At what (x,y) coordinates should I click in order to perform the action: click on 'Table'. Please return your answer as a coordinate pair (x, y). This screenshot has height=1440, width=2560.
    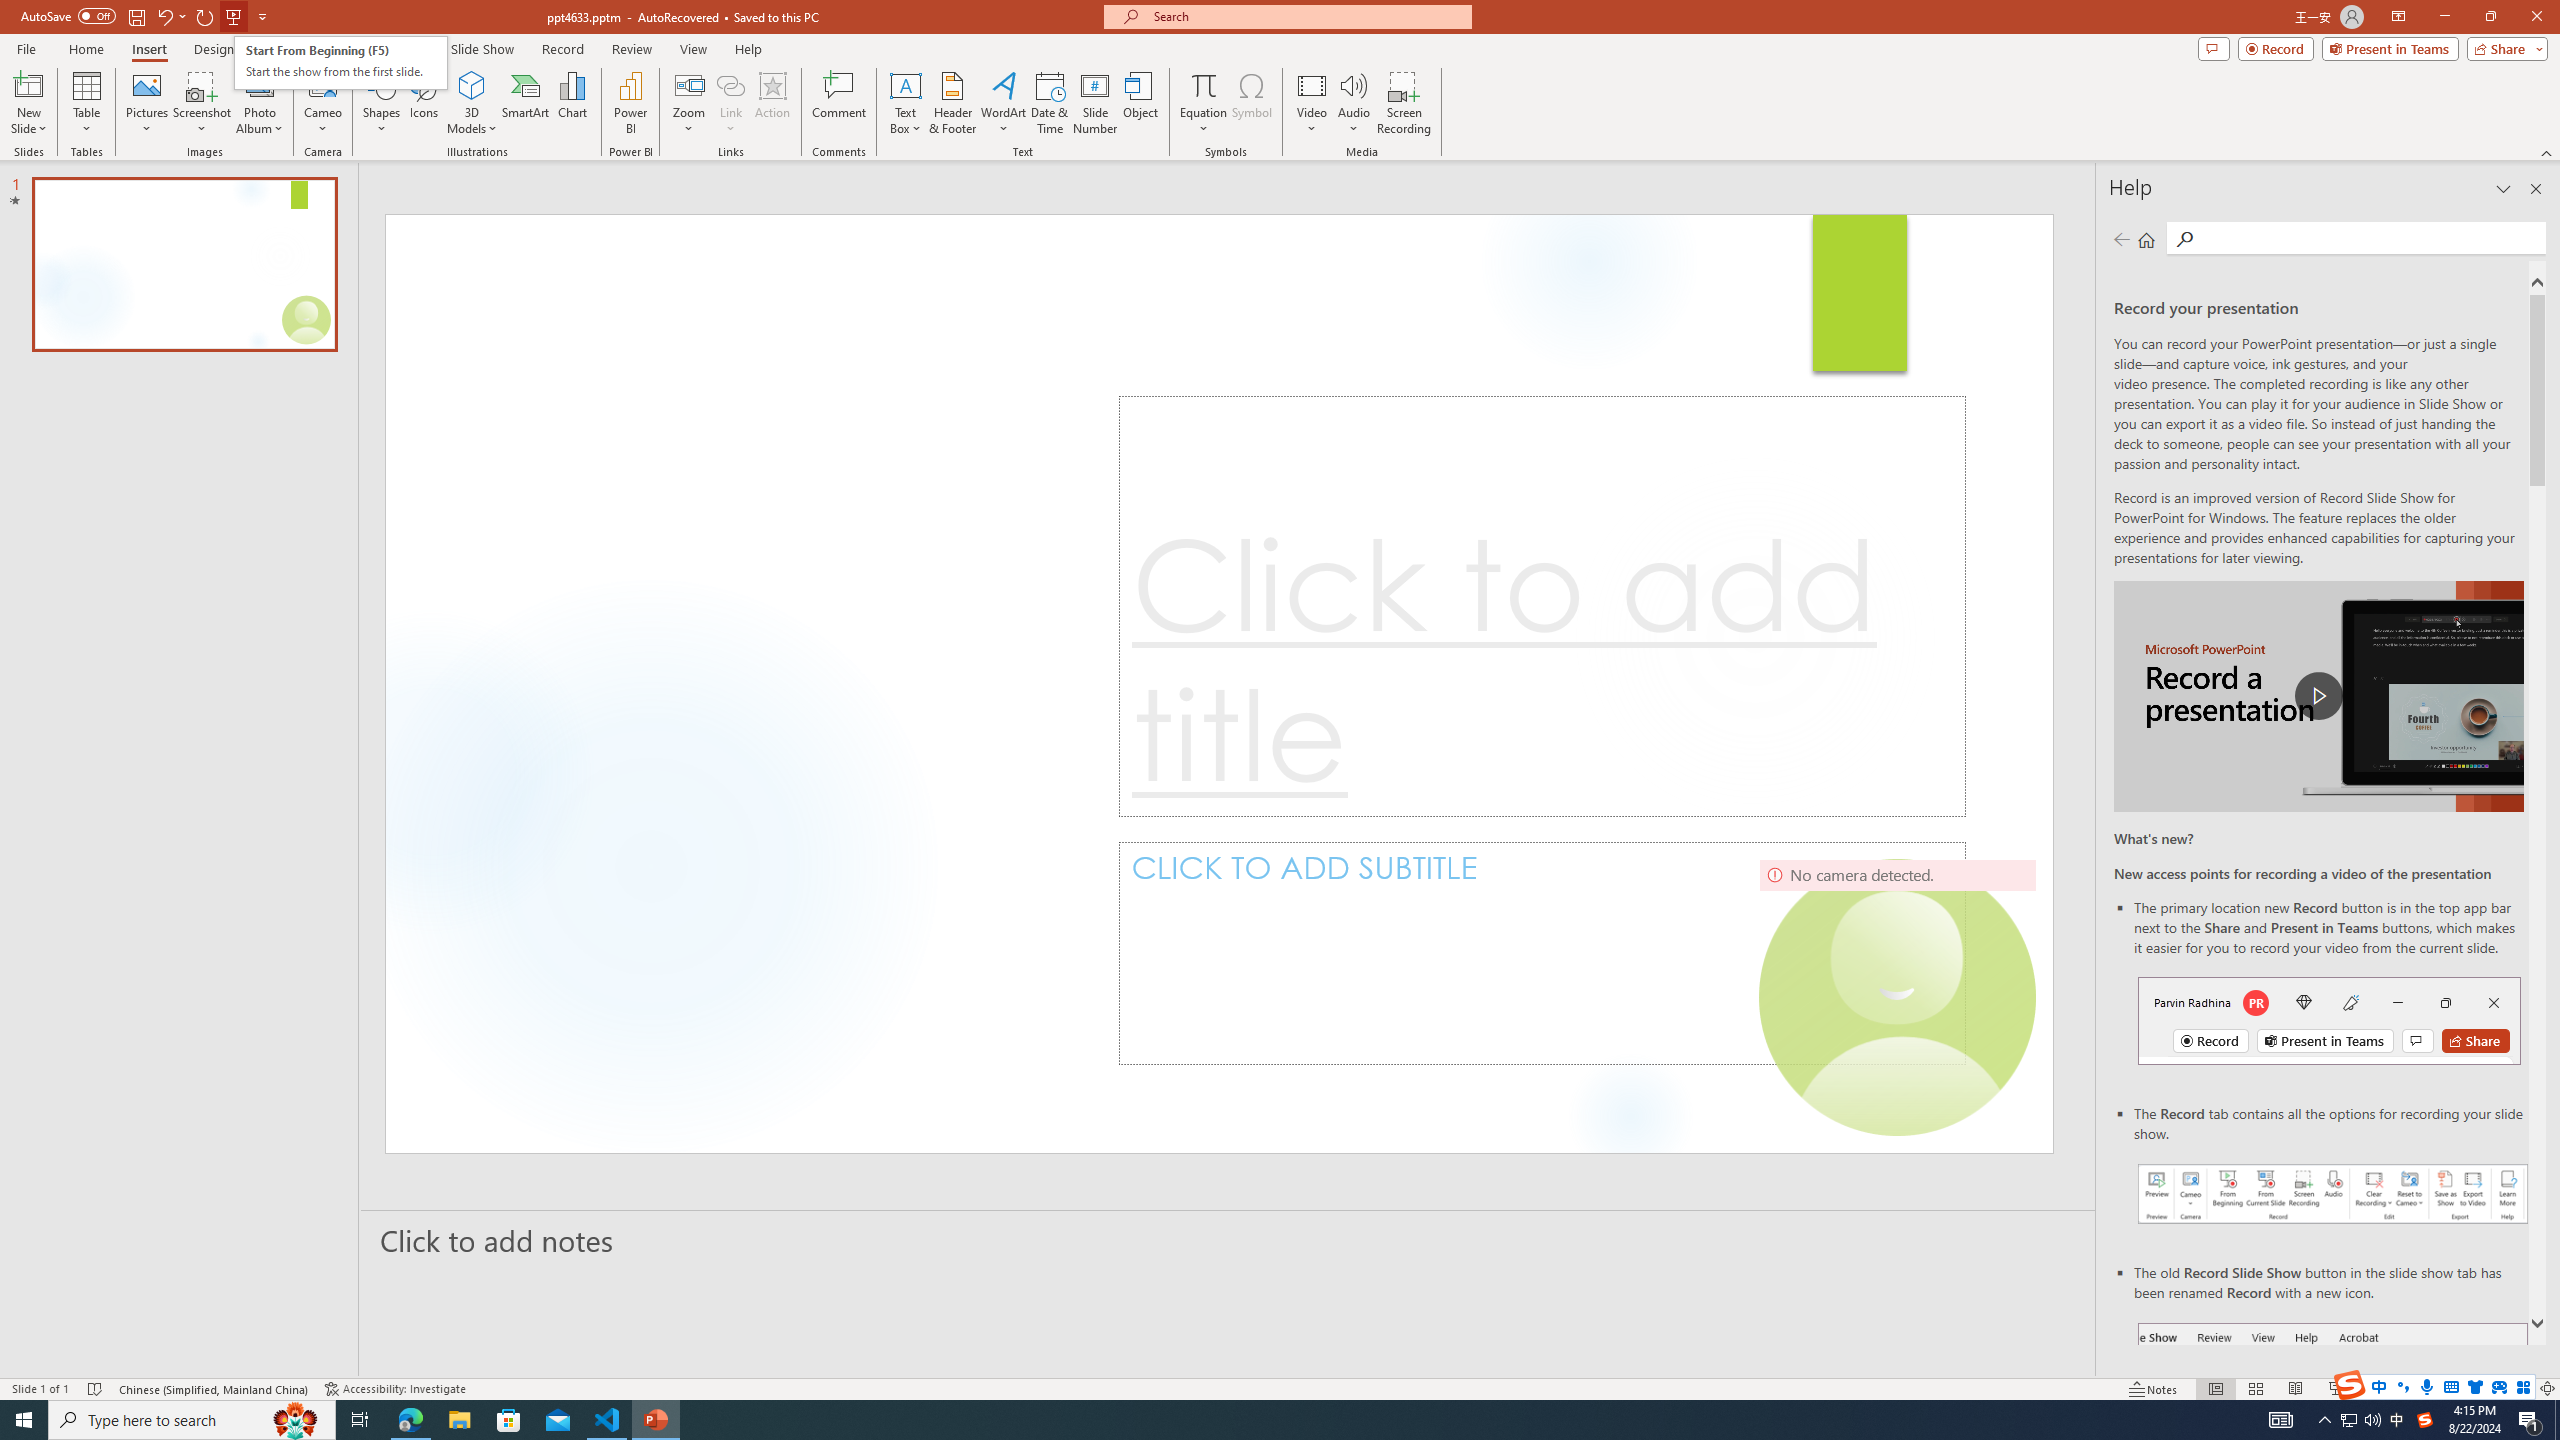
    Looking at the image, I should click on (86, 103).